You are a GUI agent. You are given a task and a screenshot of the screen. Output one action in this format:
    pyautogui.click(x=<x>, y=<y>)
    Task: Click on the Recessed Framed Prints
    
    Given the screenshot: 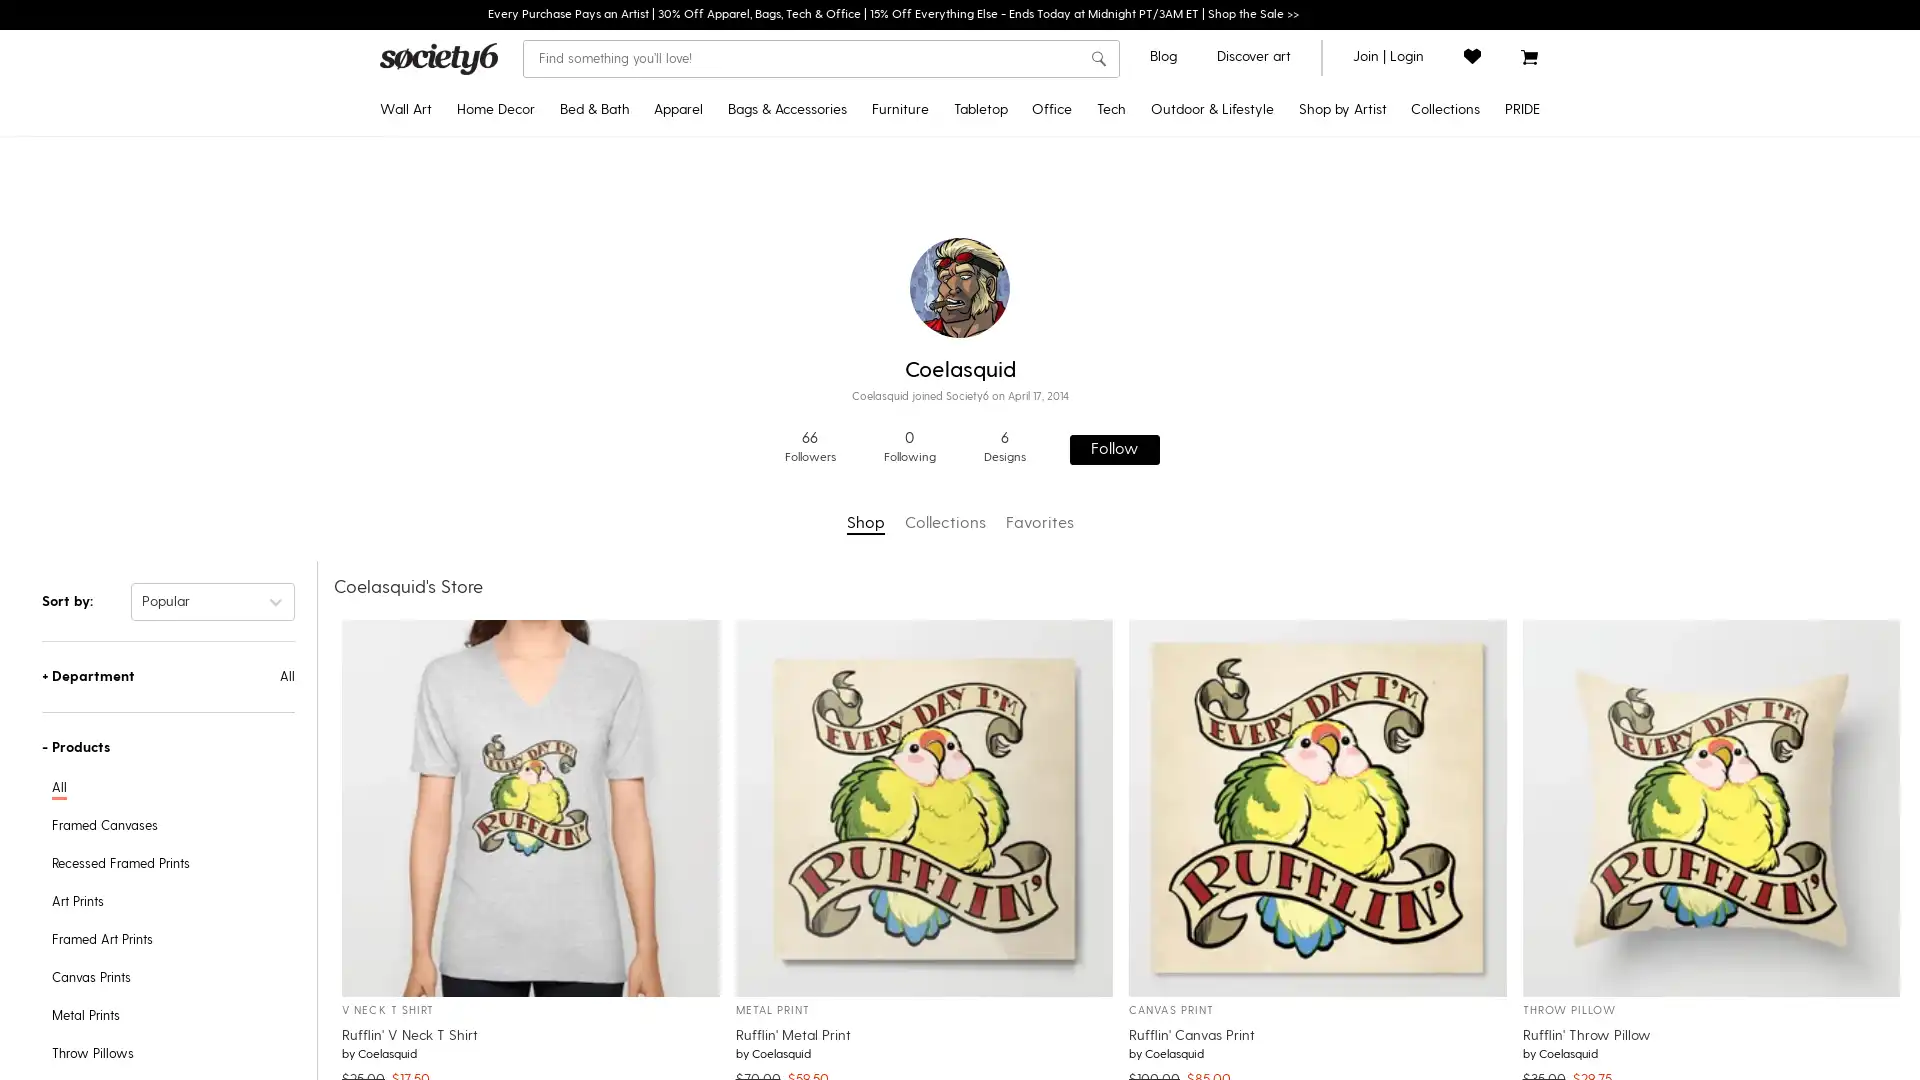 What is the action you would take?
    pyautogui.click(x=470, y=224)
    